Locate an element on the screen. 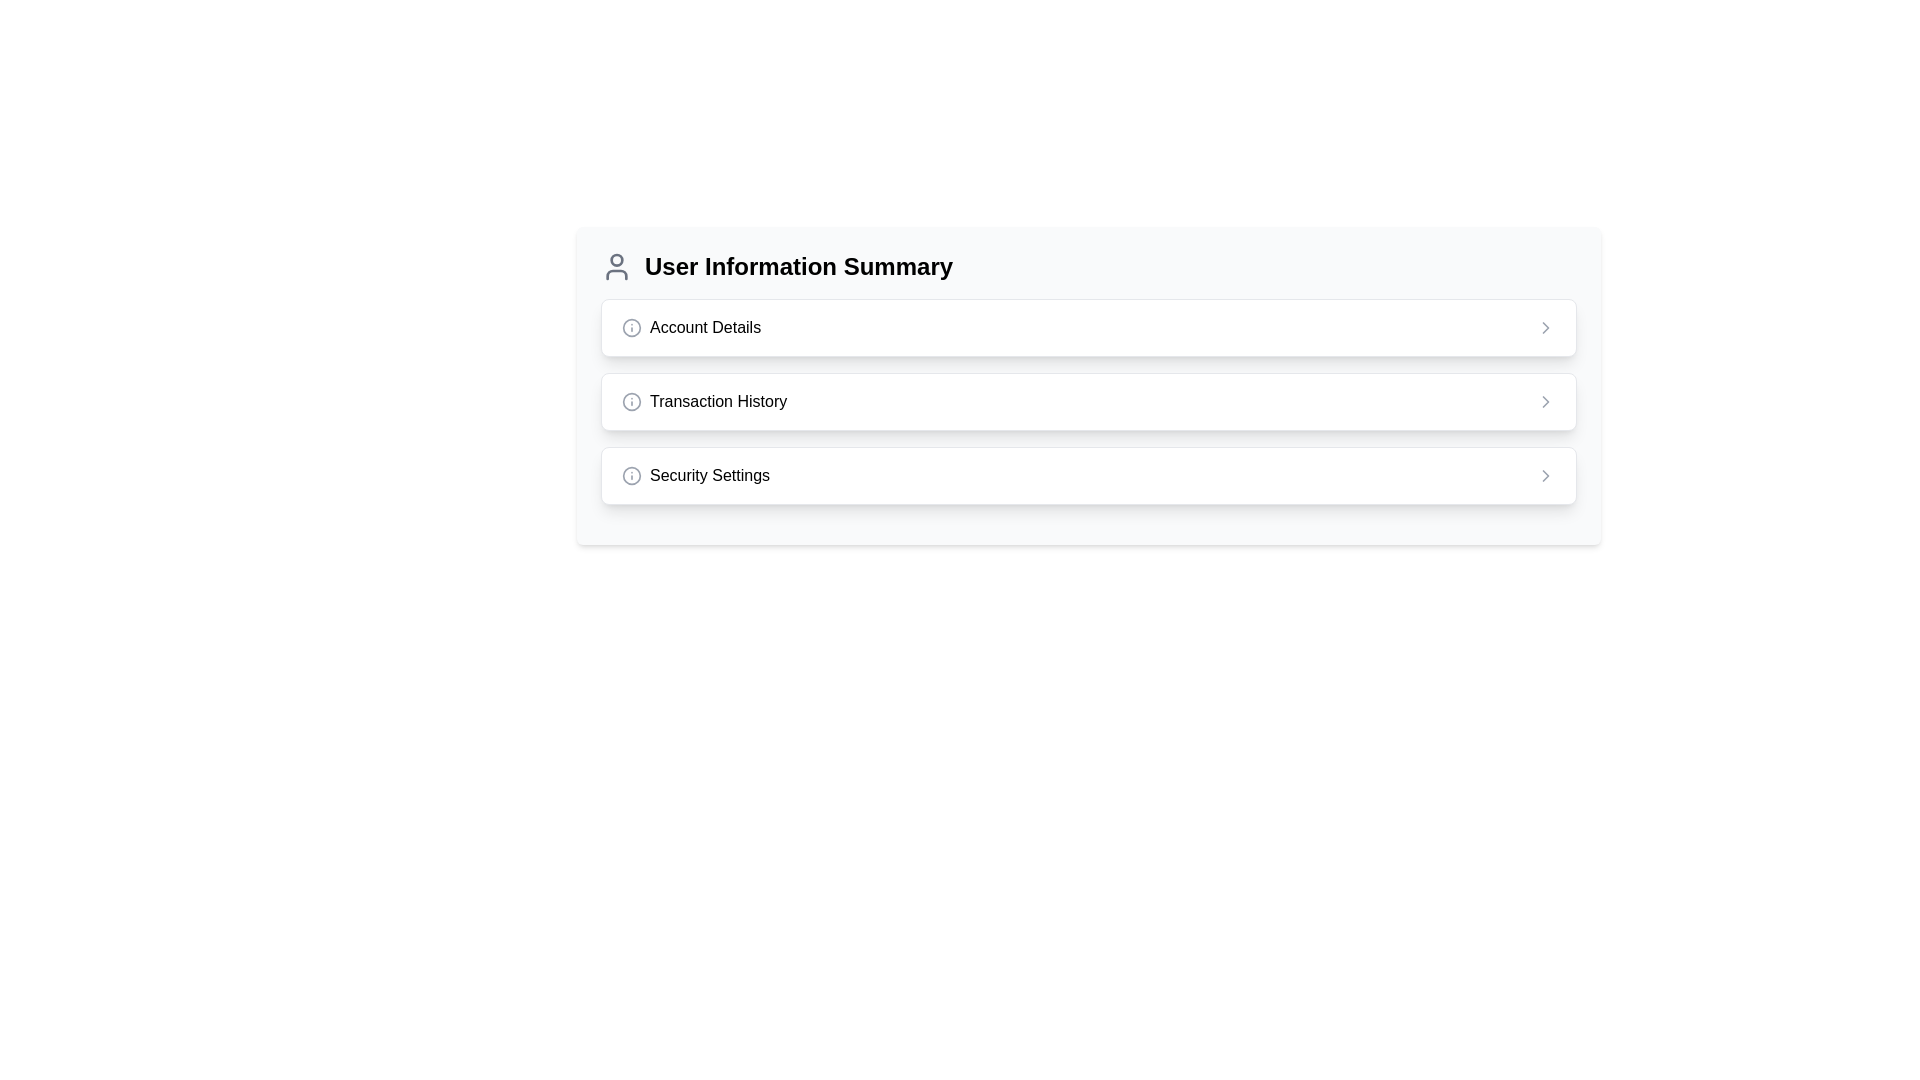 The image size is (1920, 1080). the 'Transaction History' clickable list item using keyboard navigation is located at coordinates (1088, 401).